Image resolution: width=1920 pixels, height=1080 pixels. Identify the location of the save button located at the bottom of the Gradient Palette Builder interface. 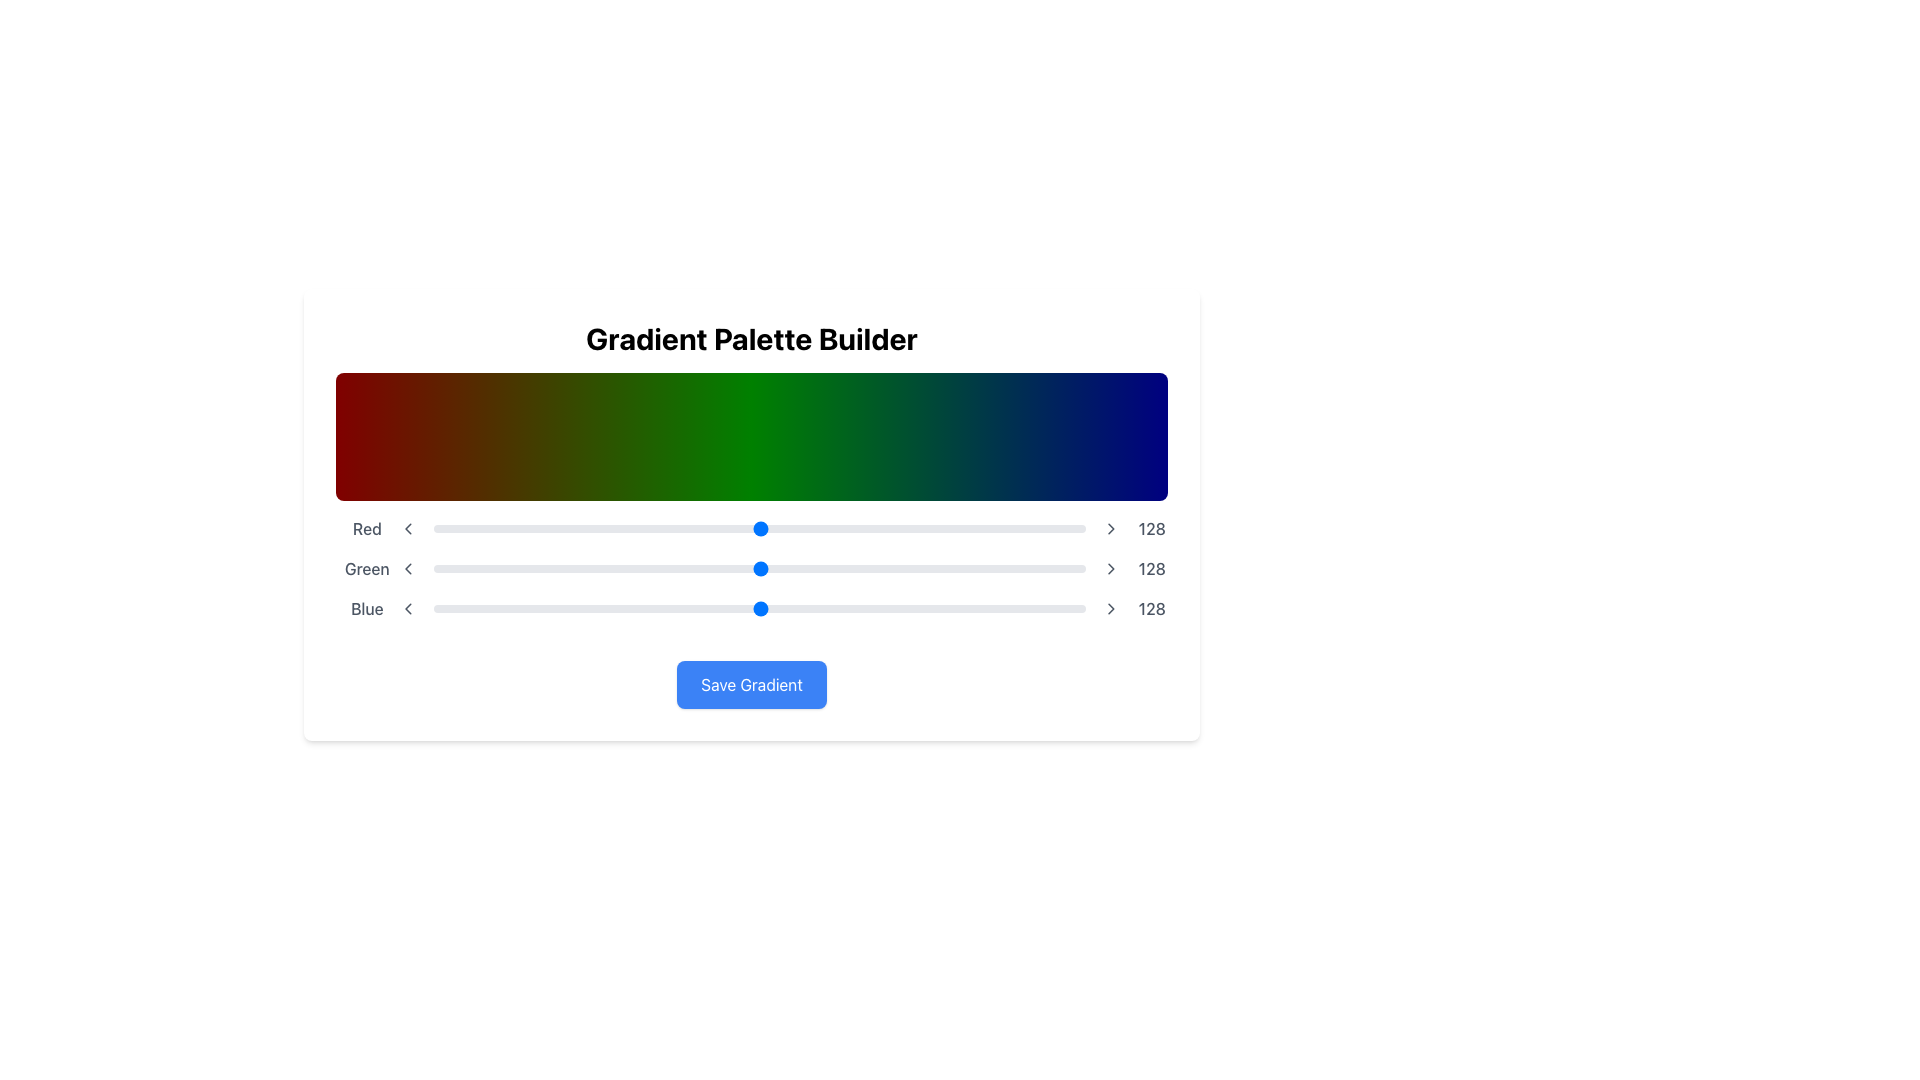
(751, 684).